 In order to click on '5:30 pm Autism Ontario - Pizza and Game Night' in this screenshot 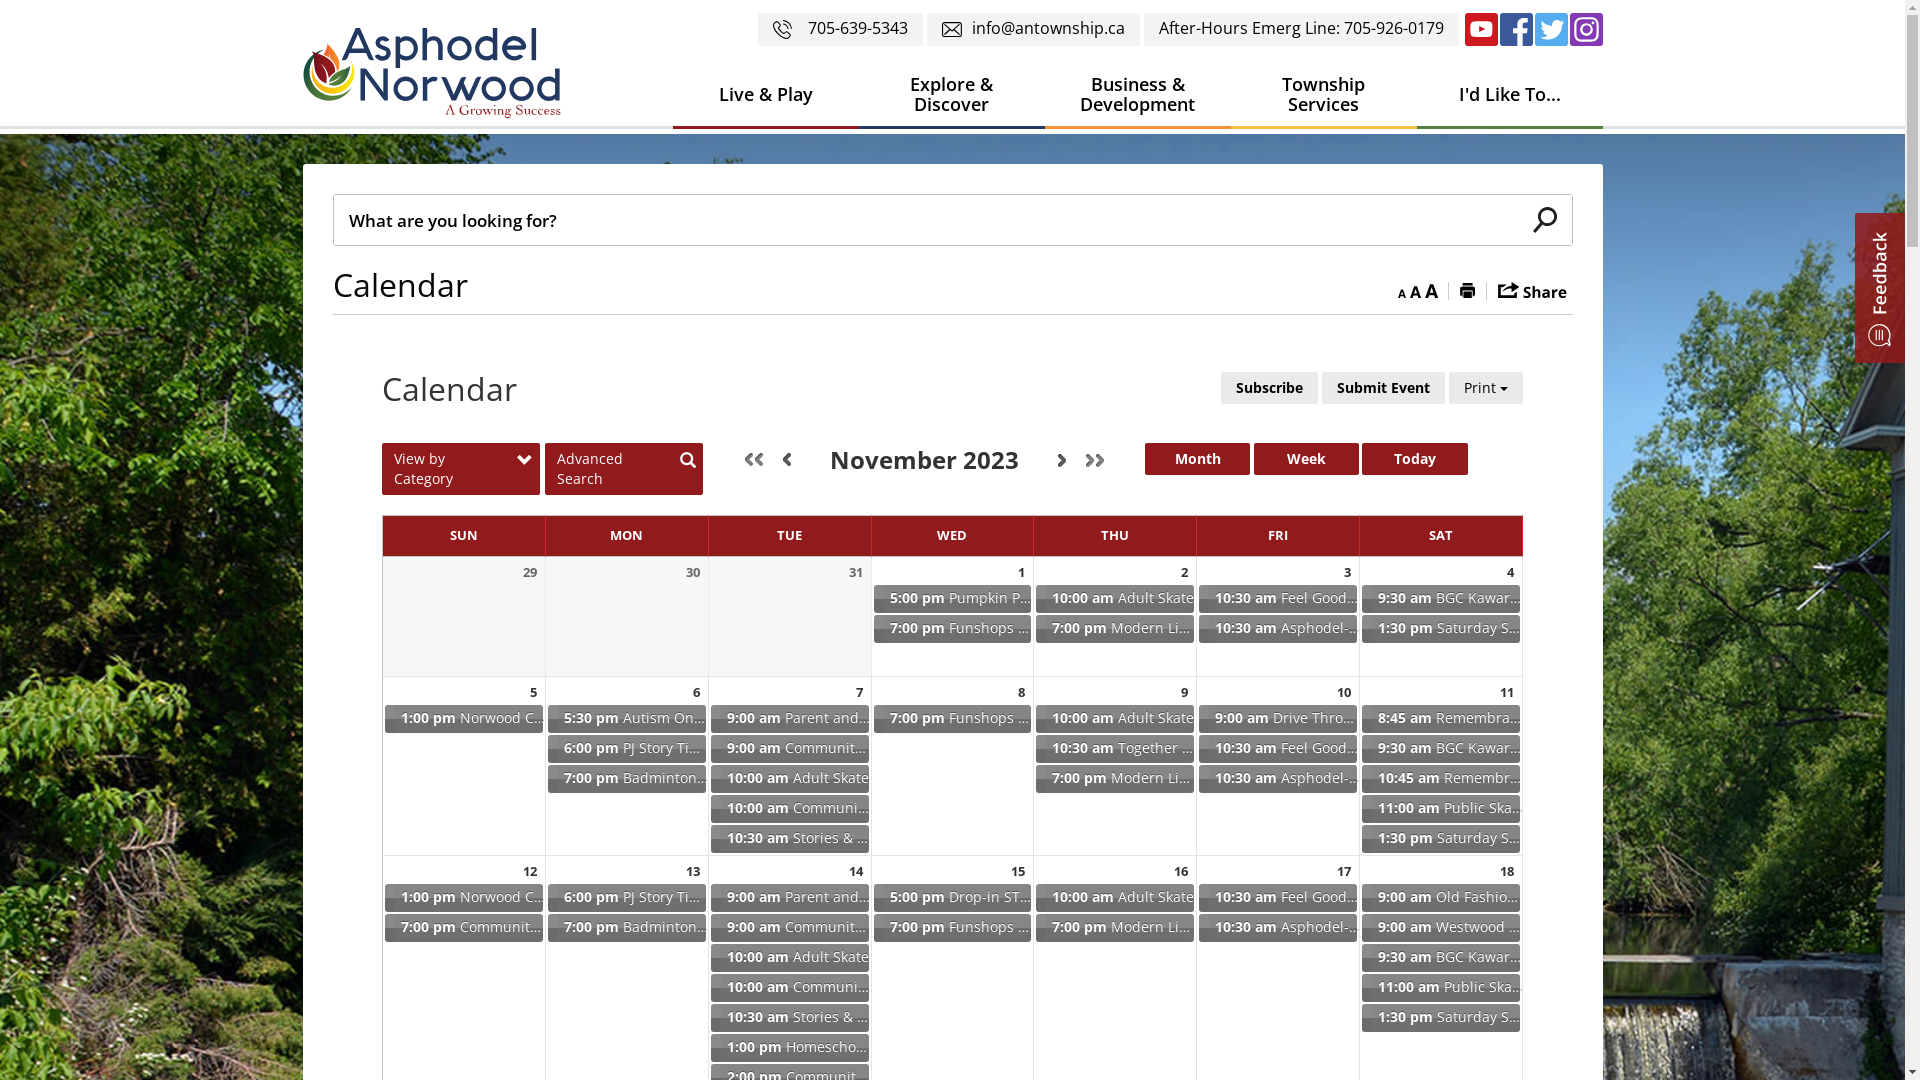, I will do `click(626, 717)`.